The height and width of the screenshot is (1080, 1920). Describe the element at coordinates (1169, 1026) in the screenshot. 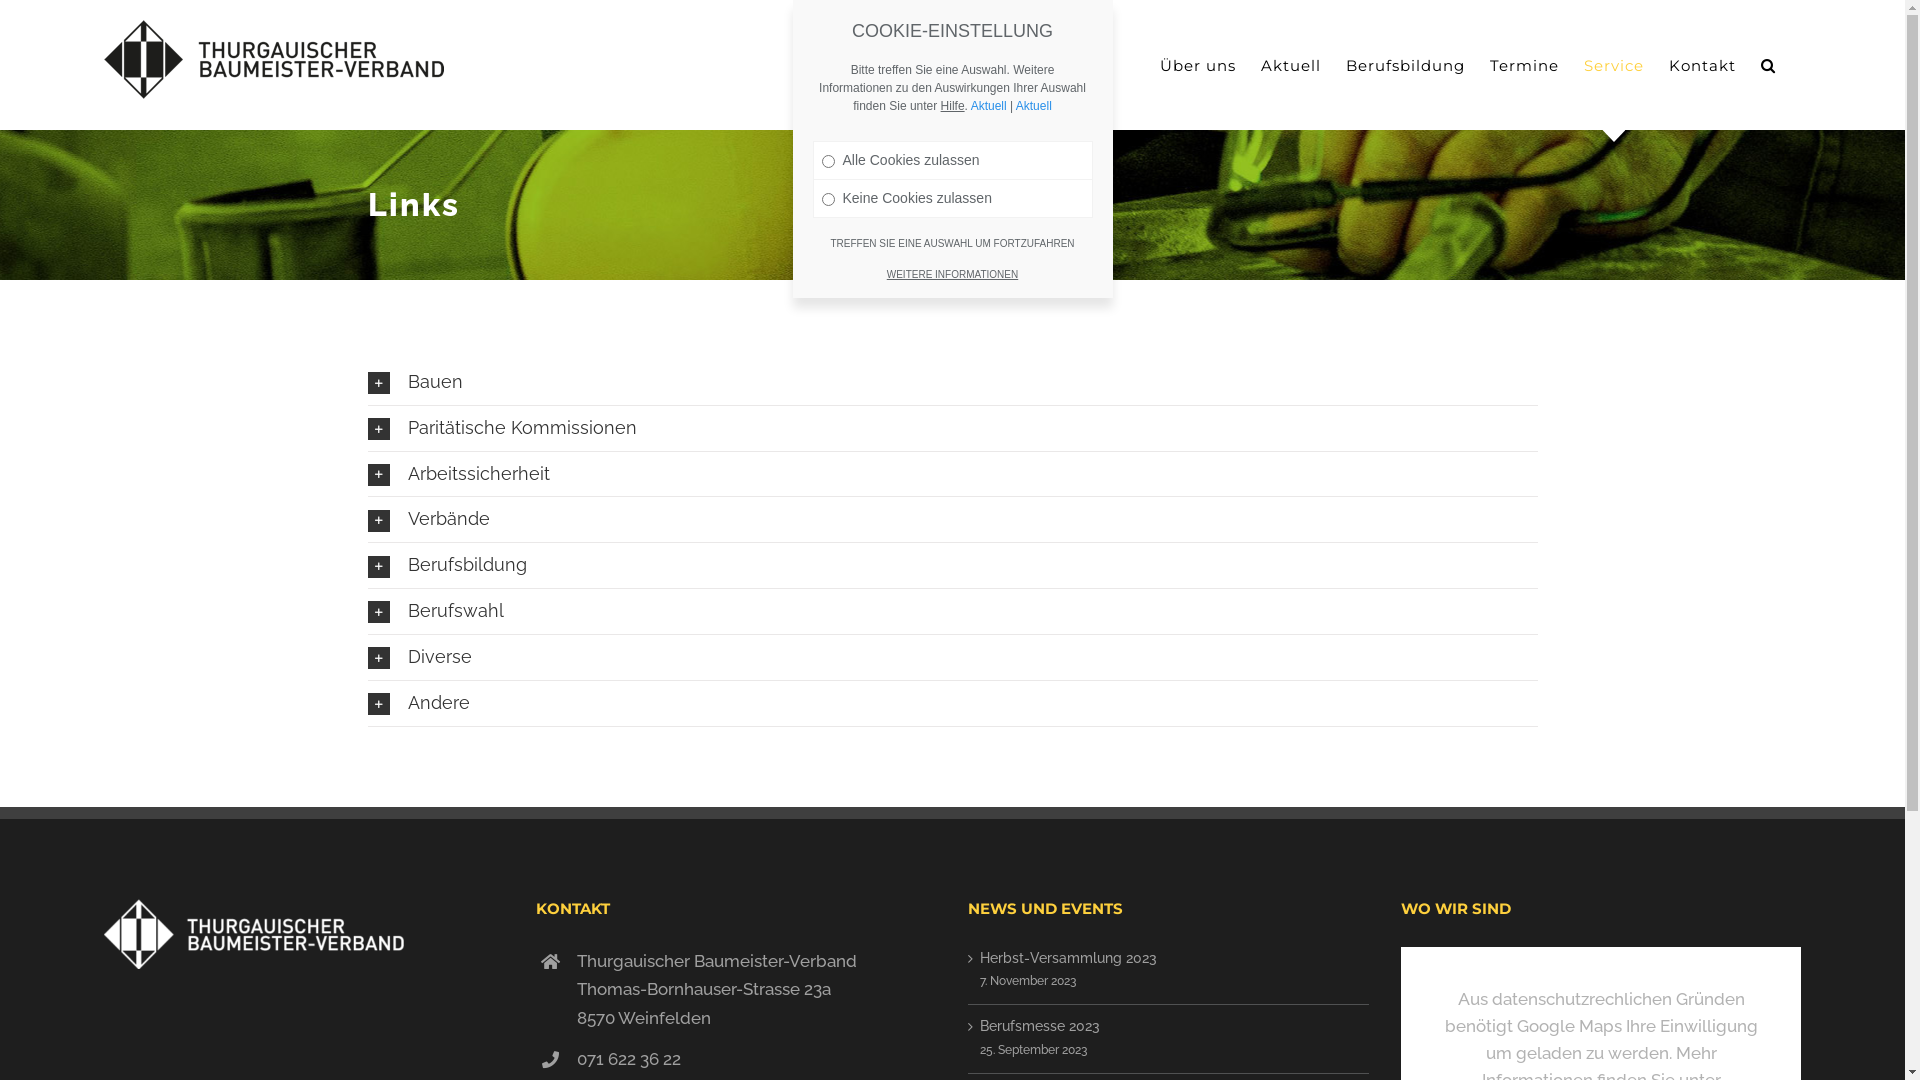

I see `'Berufsmesse 2023'` at that location.